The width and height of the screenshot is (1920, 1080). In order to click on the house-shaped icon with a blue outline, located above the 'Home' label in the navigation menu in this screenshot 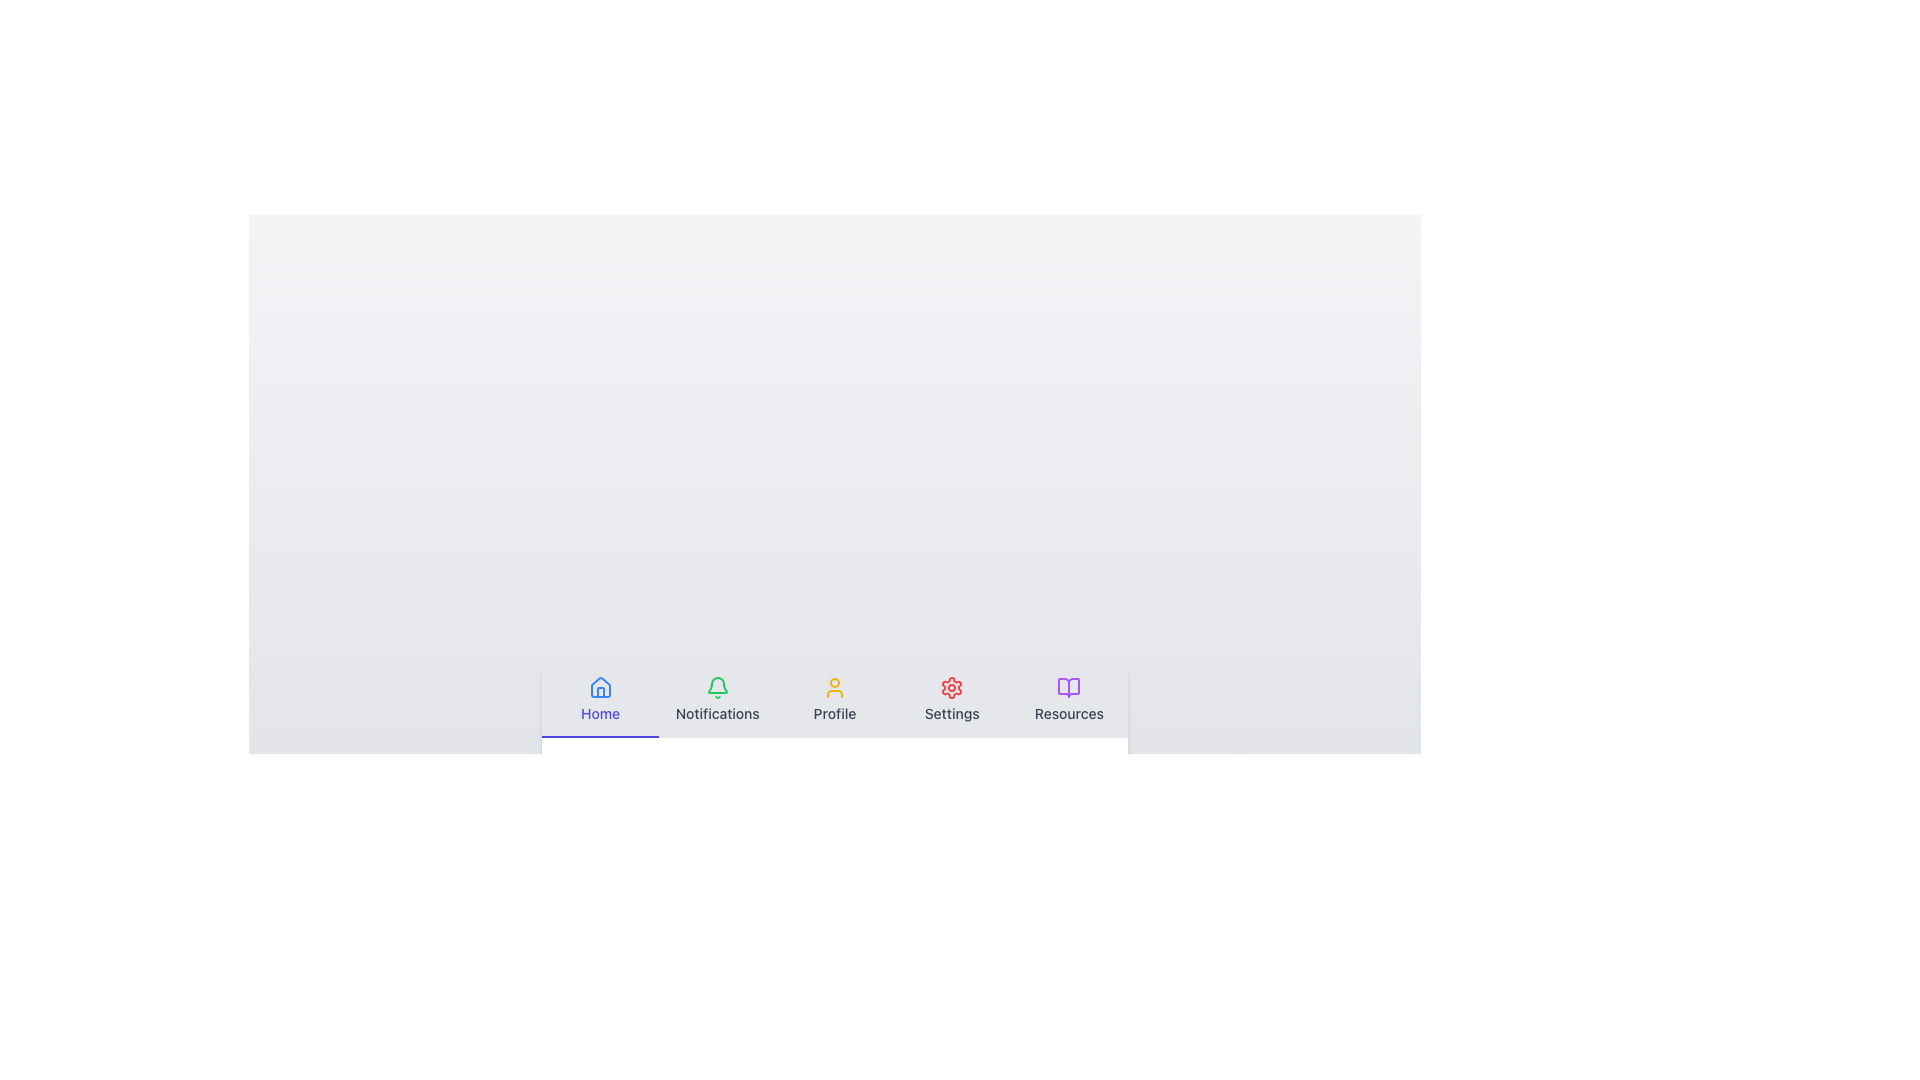, I will do `click(599, 686)`.